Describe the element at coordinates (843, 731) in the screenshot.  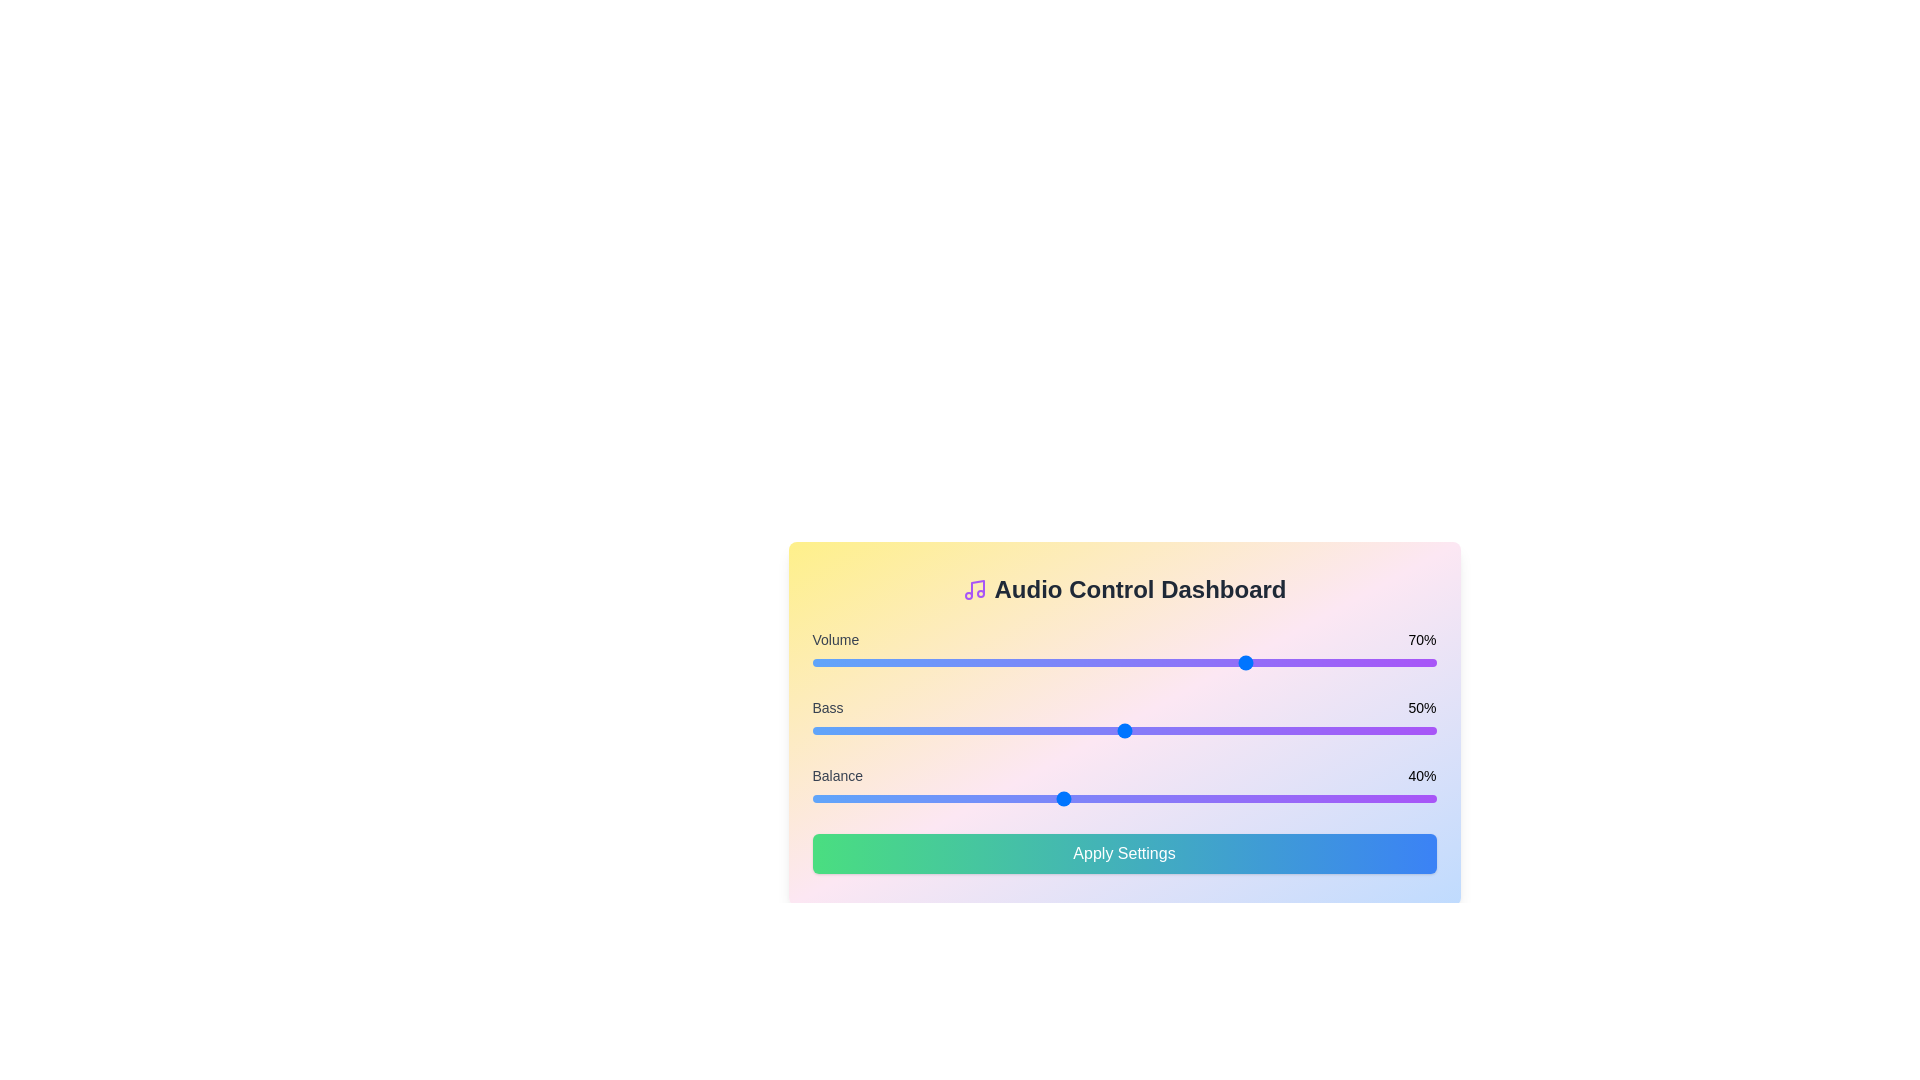
I see `bass level` at that location.